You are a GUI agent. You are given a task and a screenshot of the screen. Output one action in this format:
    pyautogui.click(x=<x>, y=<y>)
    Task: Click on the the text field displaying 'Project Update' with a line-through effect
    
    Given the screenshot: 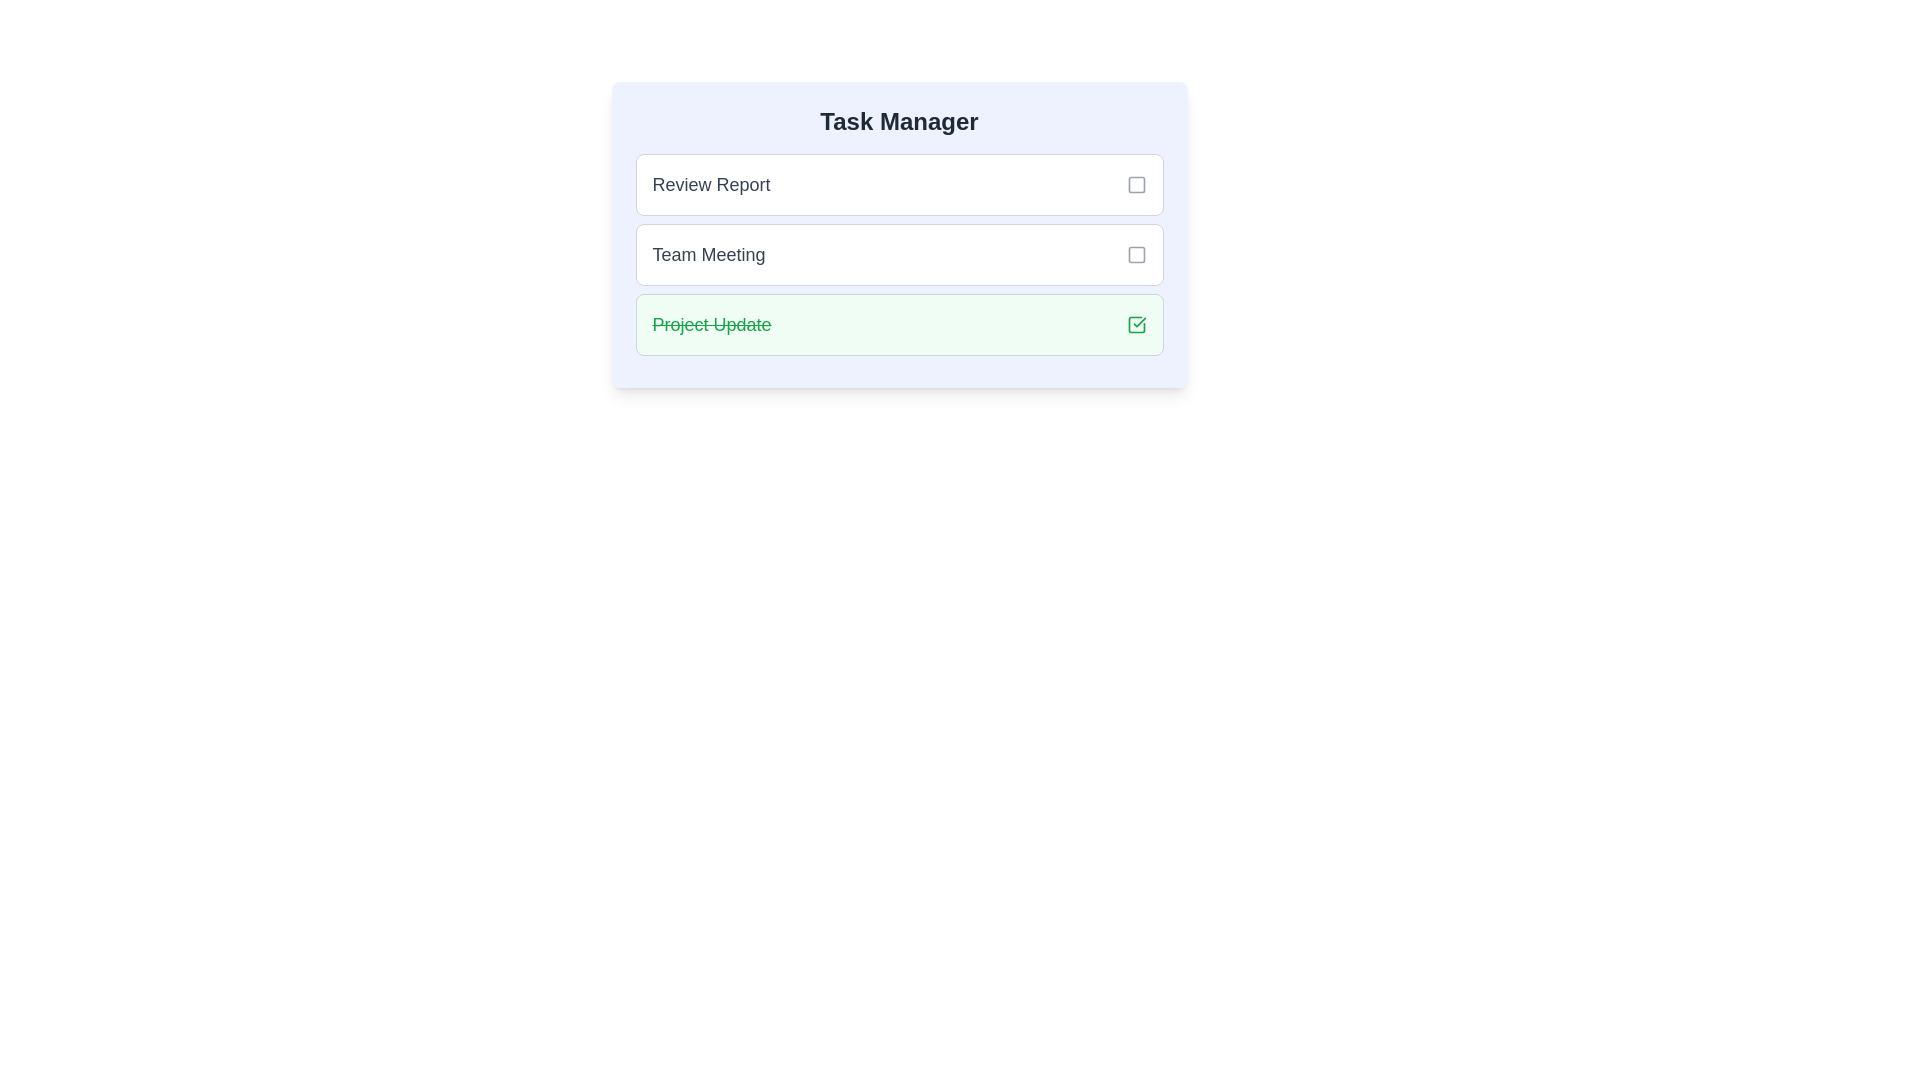 What is the action you would take?
    pyautogui.click(x=712, y=323)
    